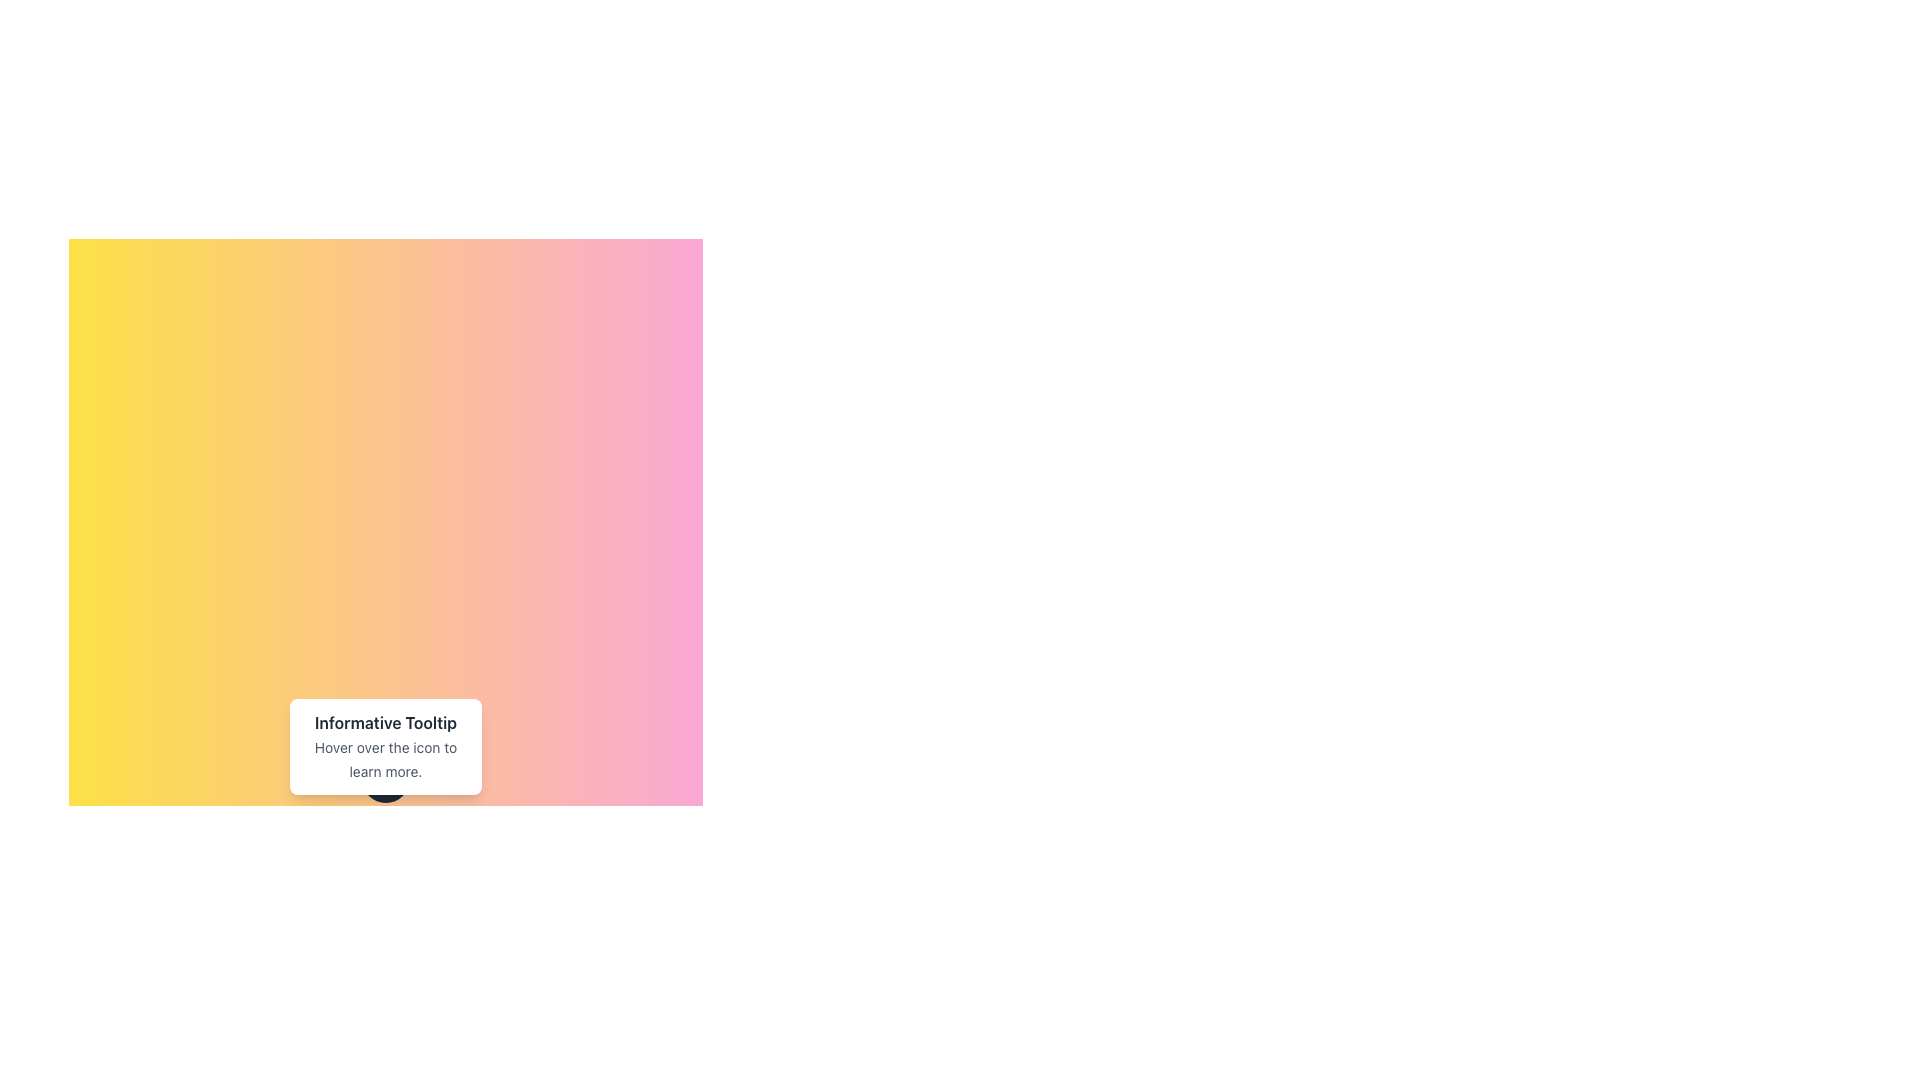 The height and width of the screenshot is (1080, 1920). Describe the element at coordinates (385, 722) in the screenshot. I see `the title text label of the tooltip that provides a descriptive heading for the associated information or action` at that location.